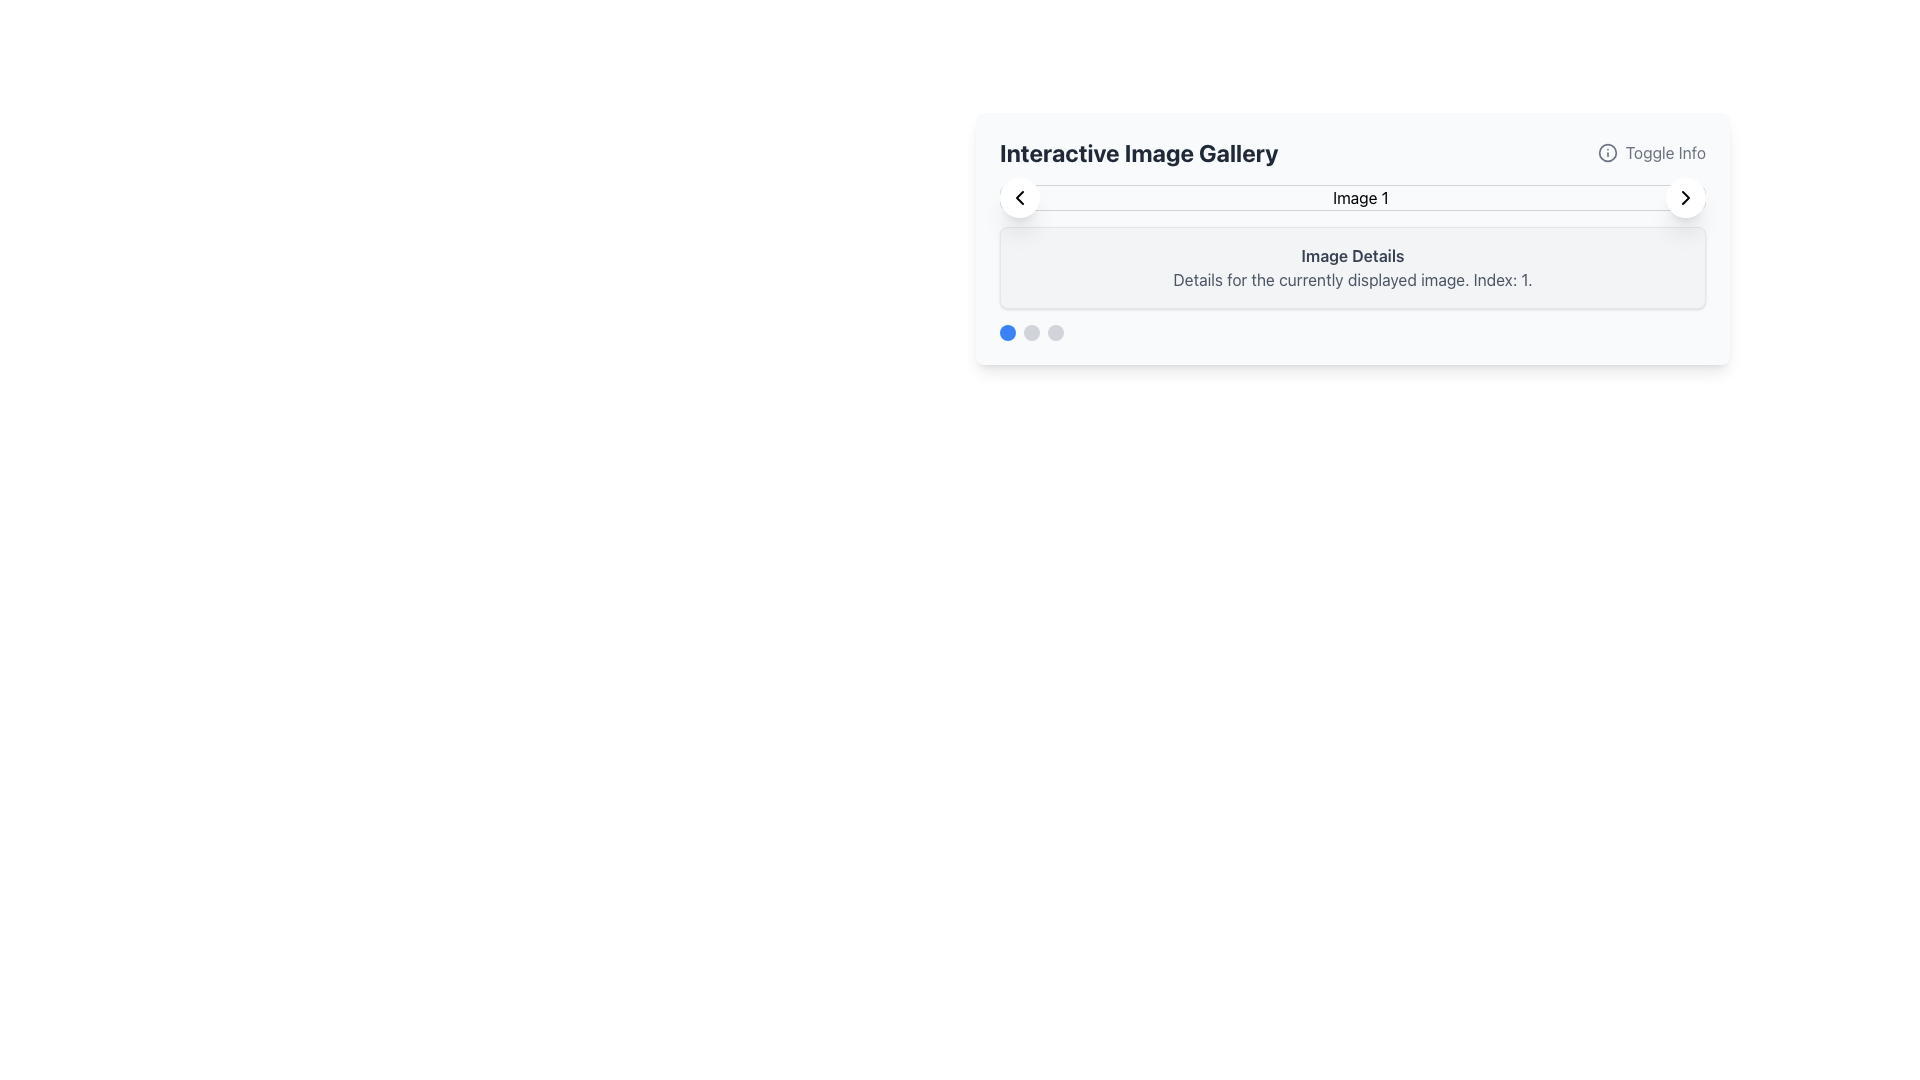  What do you see at coordinates (1353, 280) in the screenshot?
I see `the text area that displays additional details about the currently shown image, located at the bottom of the card-like component under the heading 'Image Details.'` at bounding box center [1353, 280].